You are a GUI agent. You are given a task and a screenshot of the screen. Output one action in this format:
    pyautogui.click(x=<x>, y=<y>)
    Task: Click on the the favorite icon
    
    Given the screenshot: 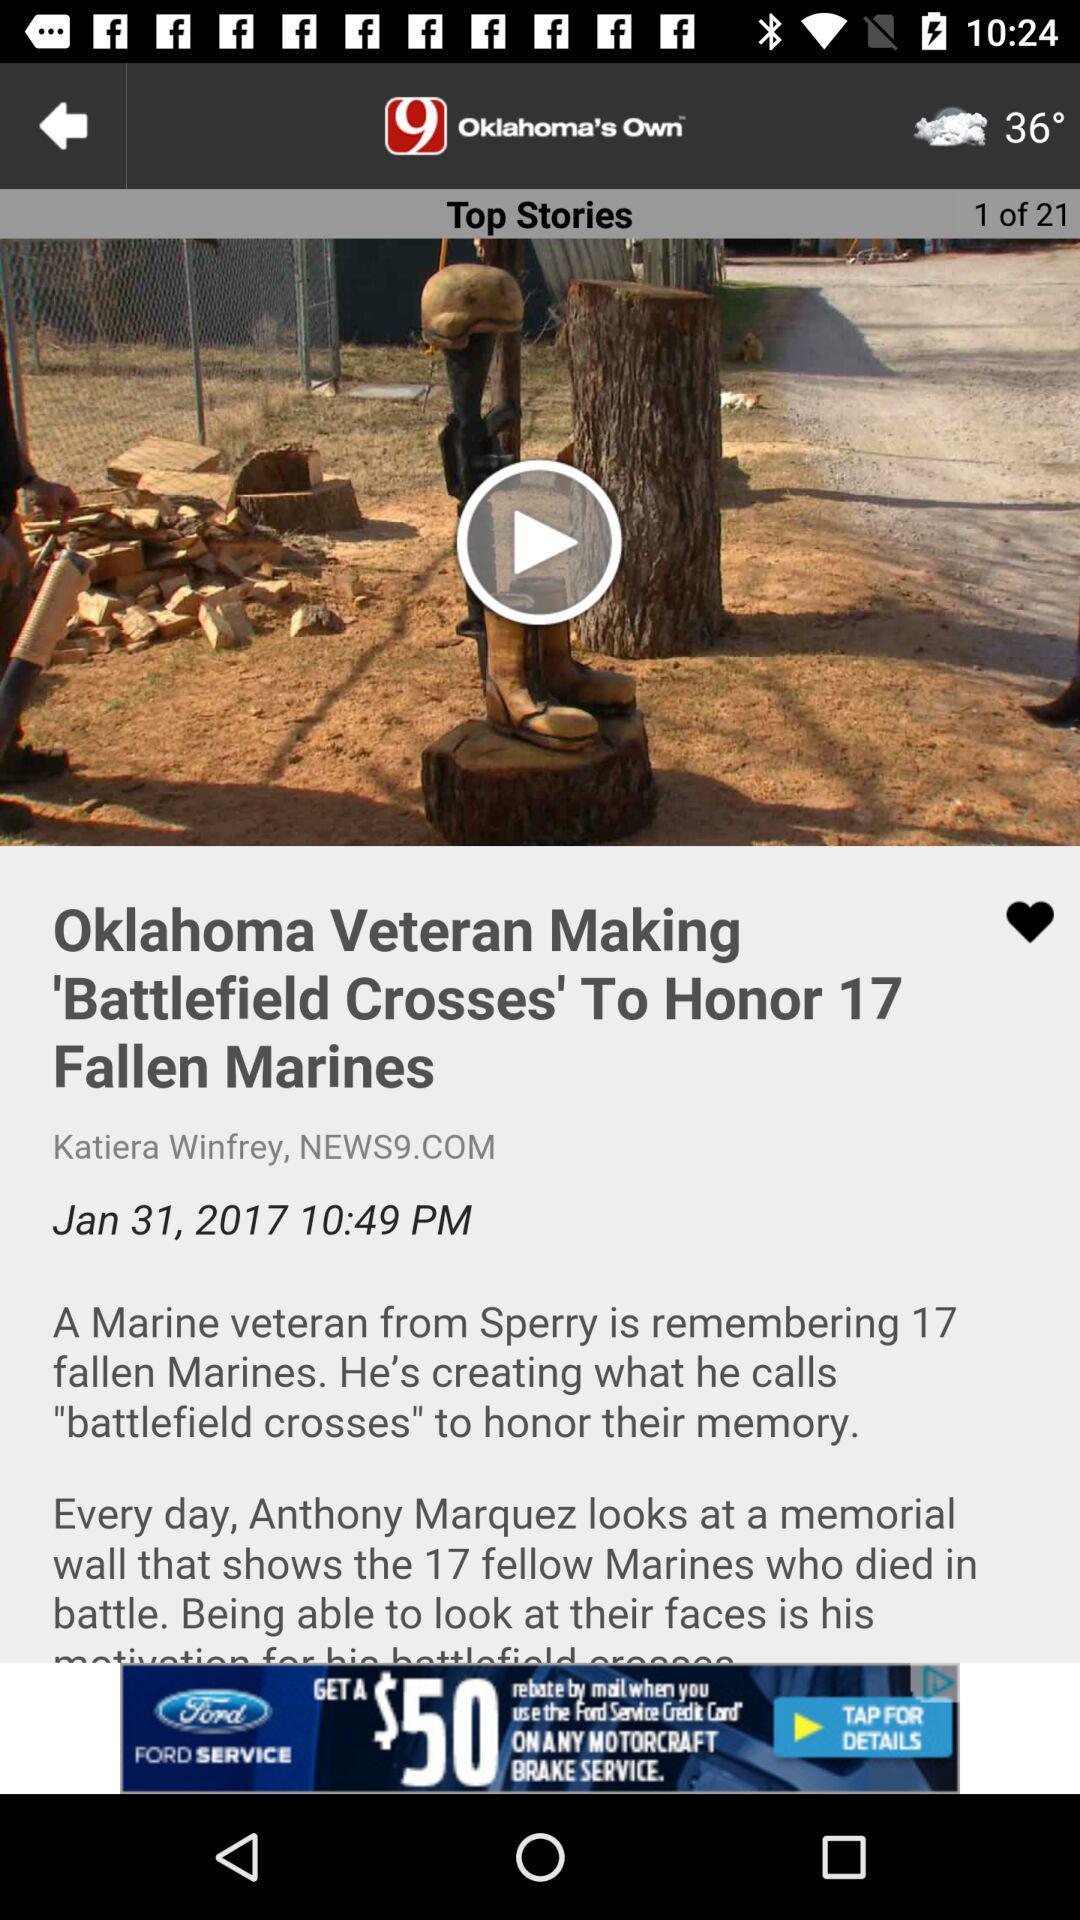 What is the action you would take?
    pyautogui.click(x=1017, y=921)
    